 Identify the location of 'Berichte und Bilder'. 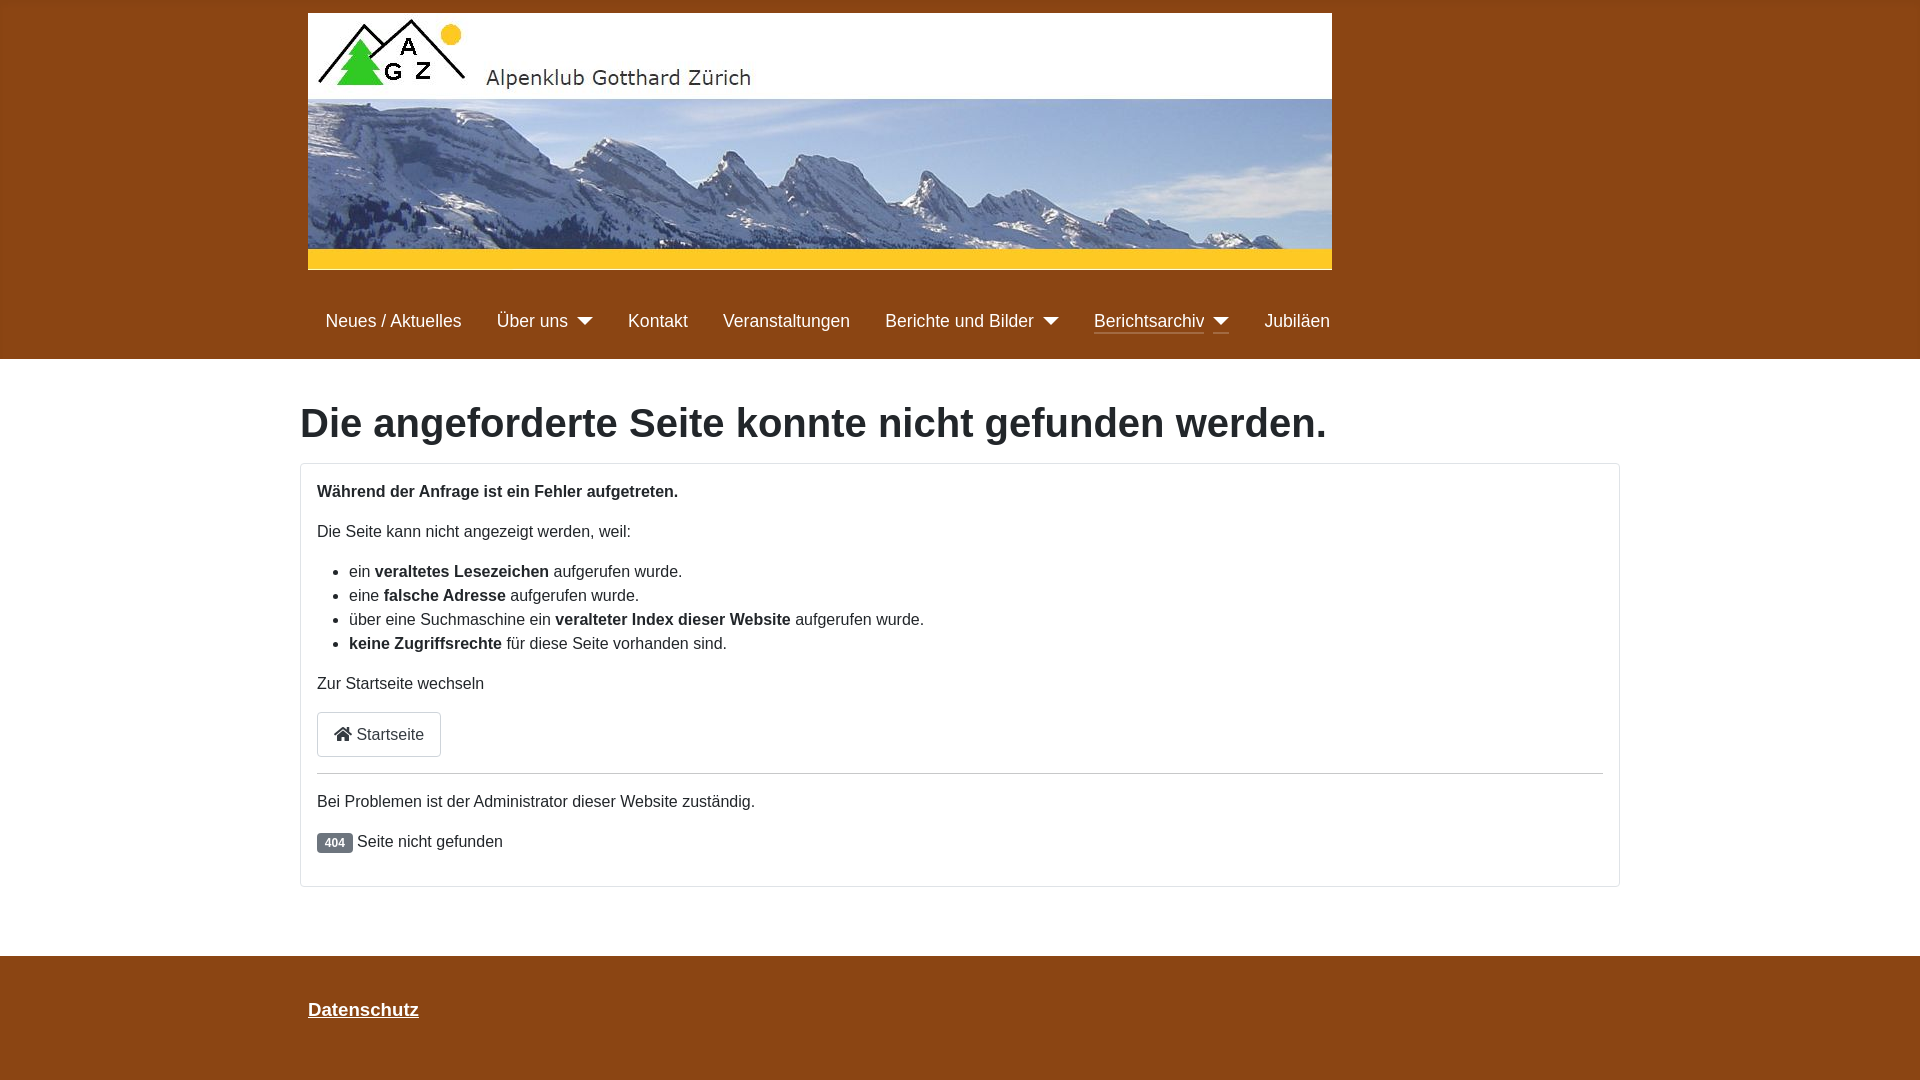
(958, 319).